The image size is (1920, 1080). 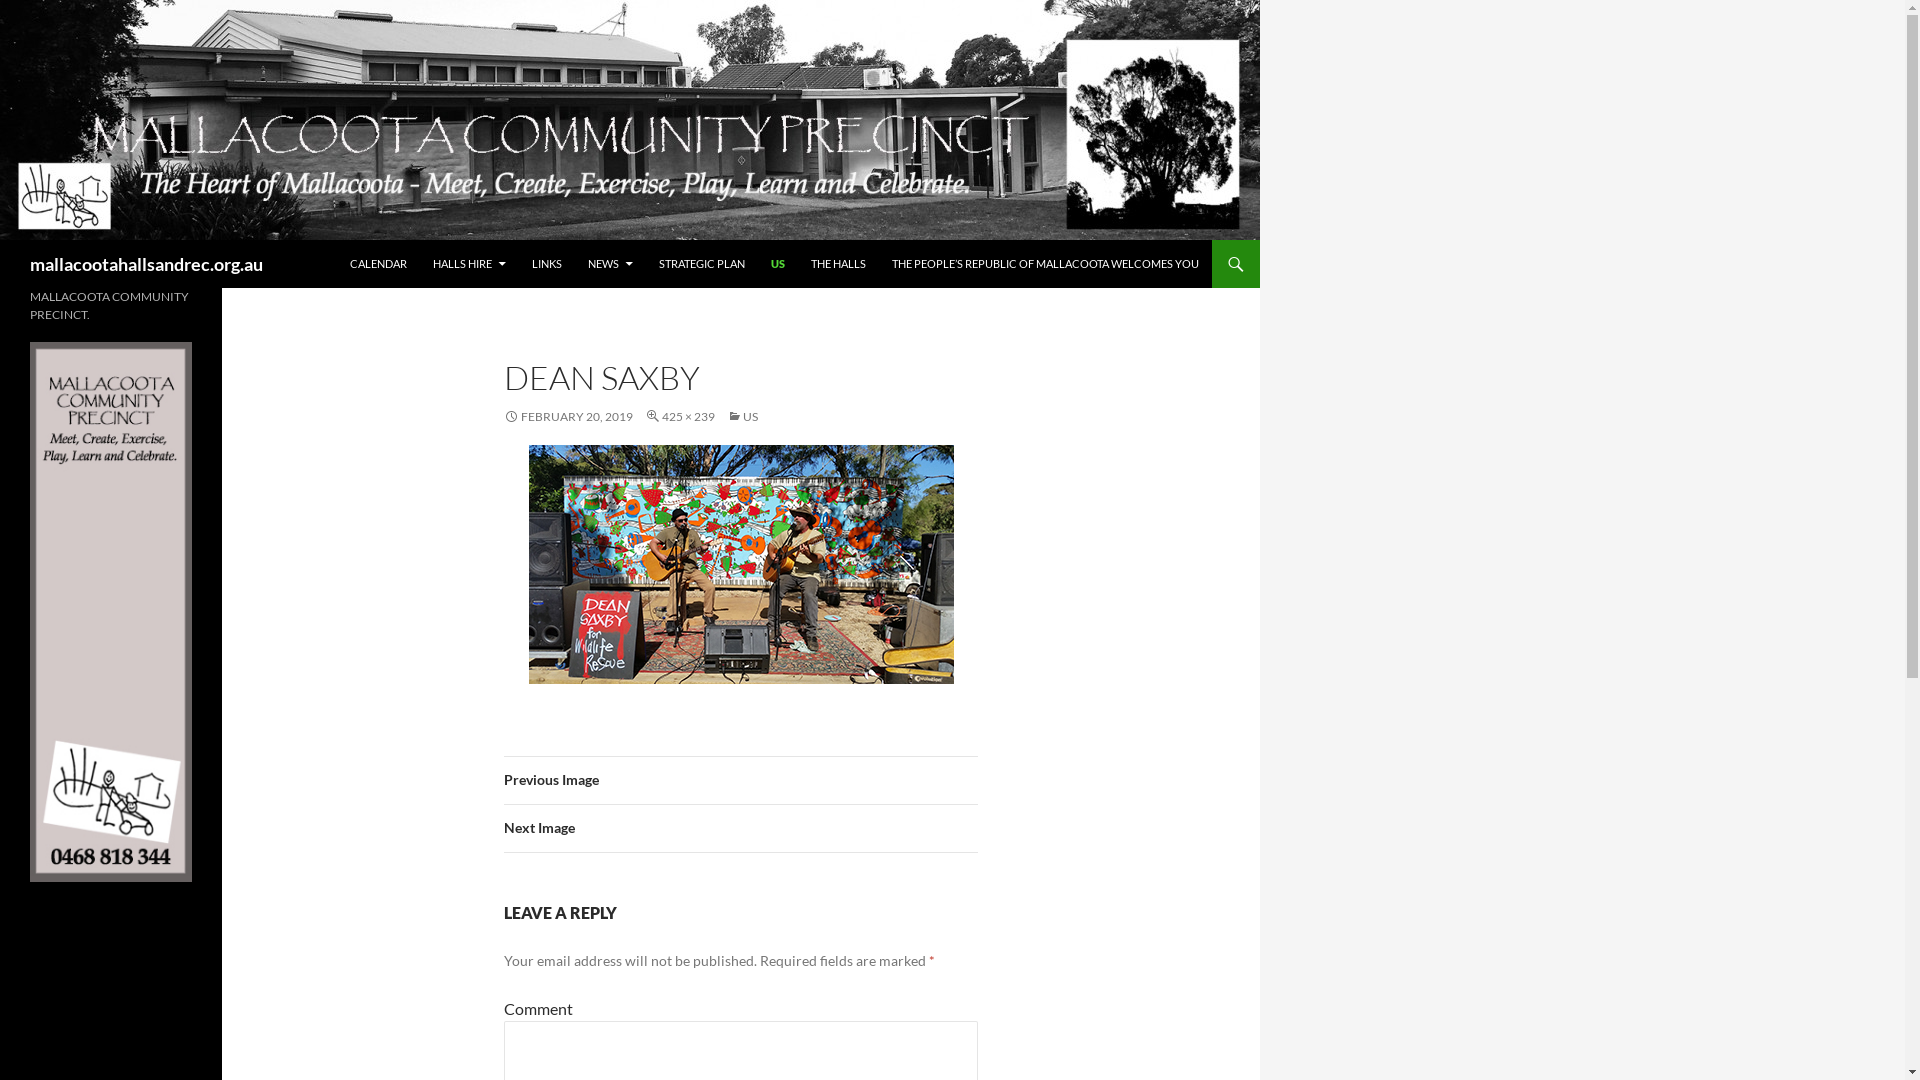 I want to click on 'mallacootahallsandrec.org.au', so click(x=145, y=262).